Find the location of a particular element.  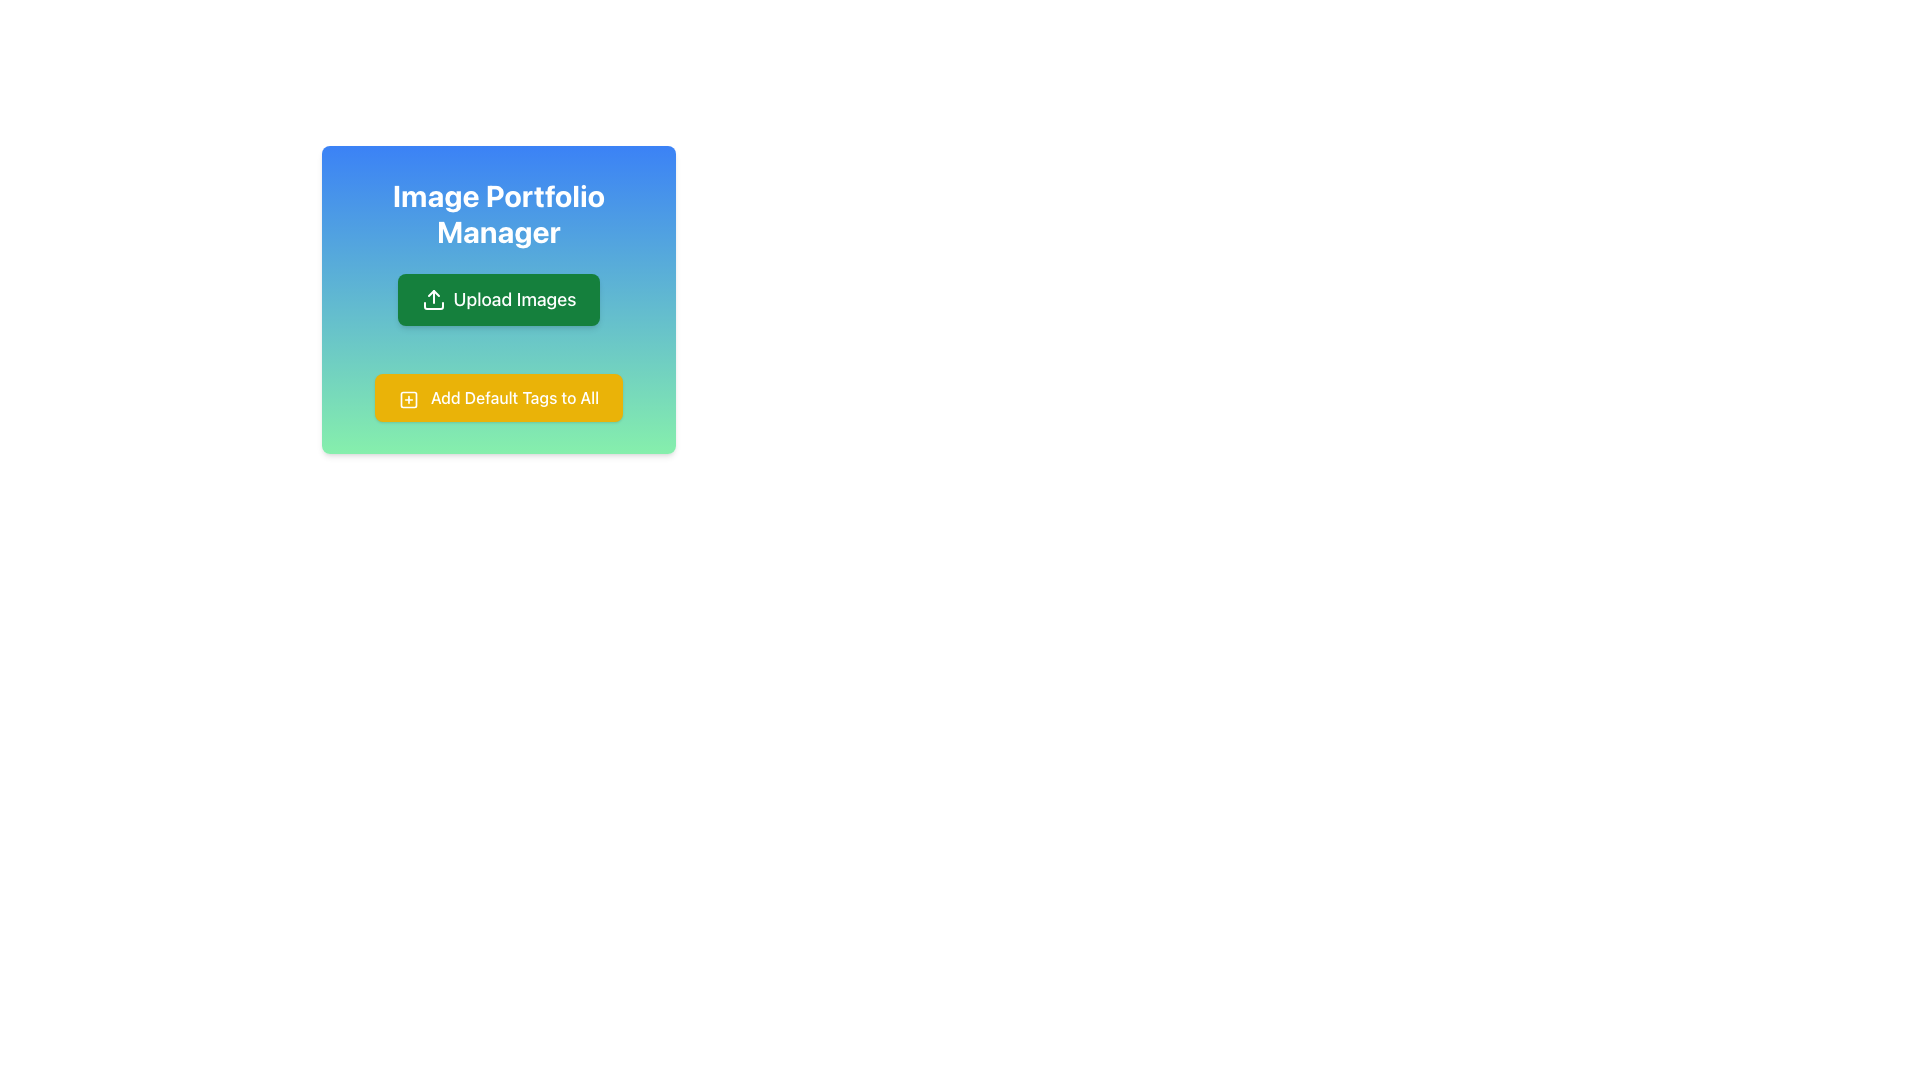

the yellow rectangular button labeled 'Add Default Tags to All' with a plus icon, located below the 'Upload Images' button is located at coordinates (499, 397).